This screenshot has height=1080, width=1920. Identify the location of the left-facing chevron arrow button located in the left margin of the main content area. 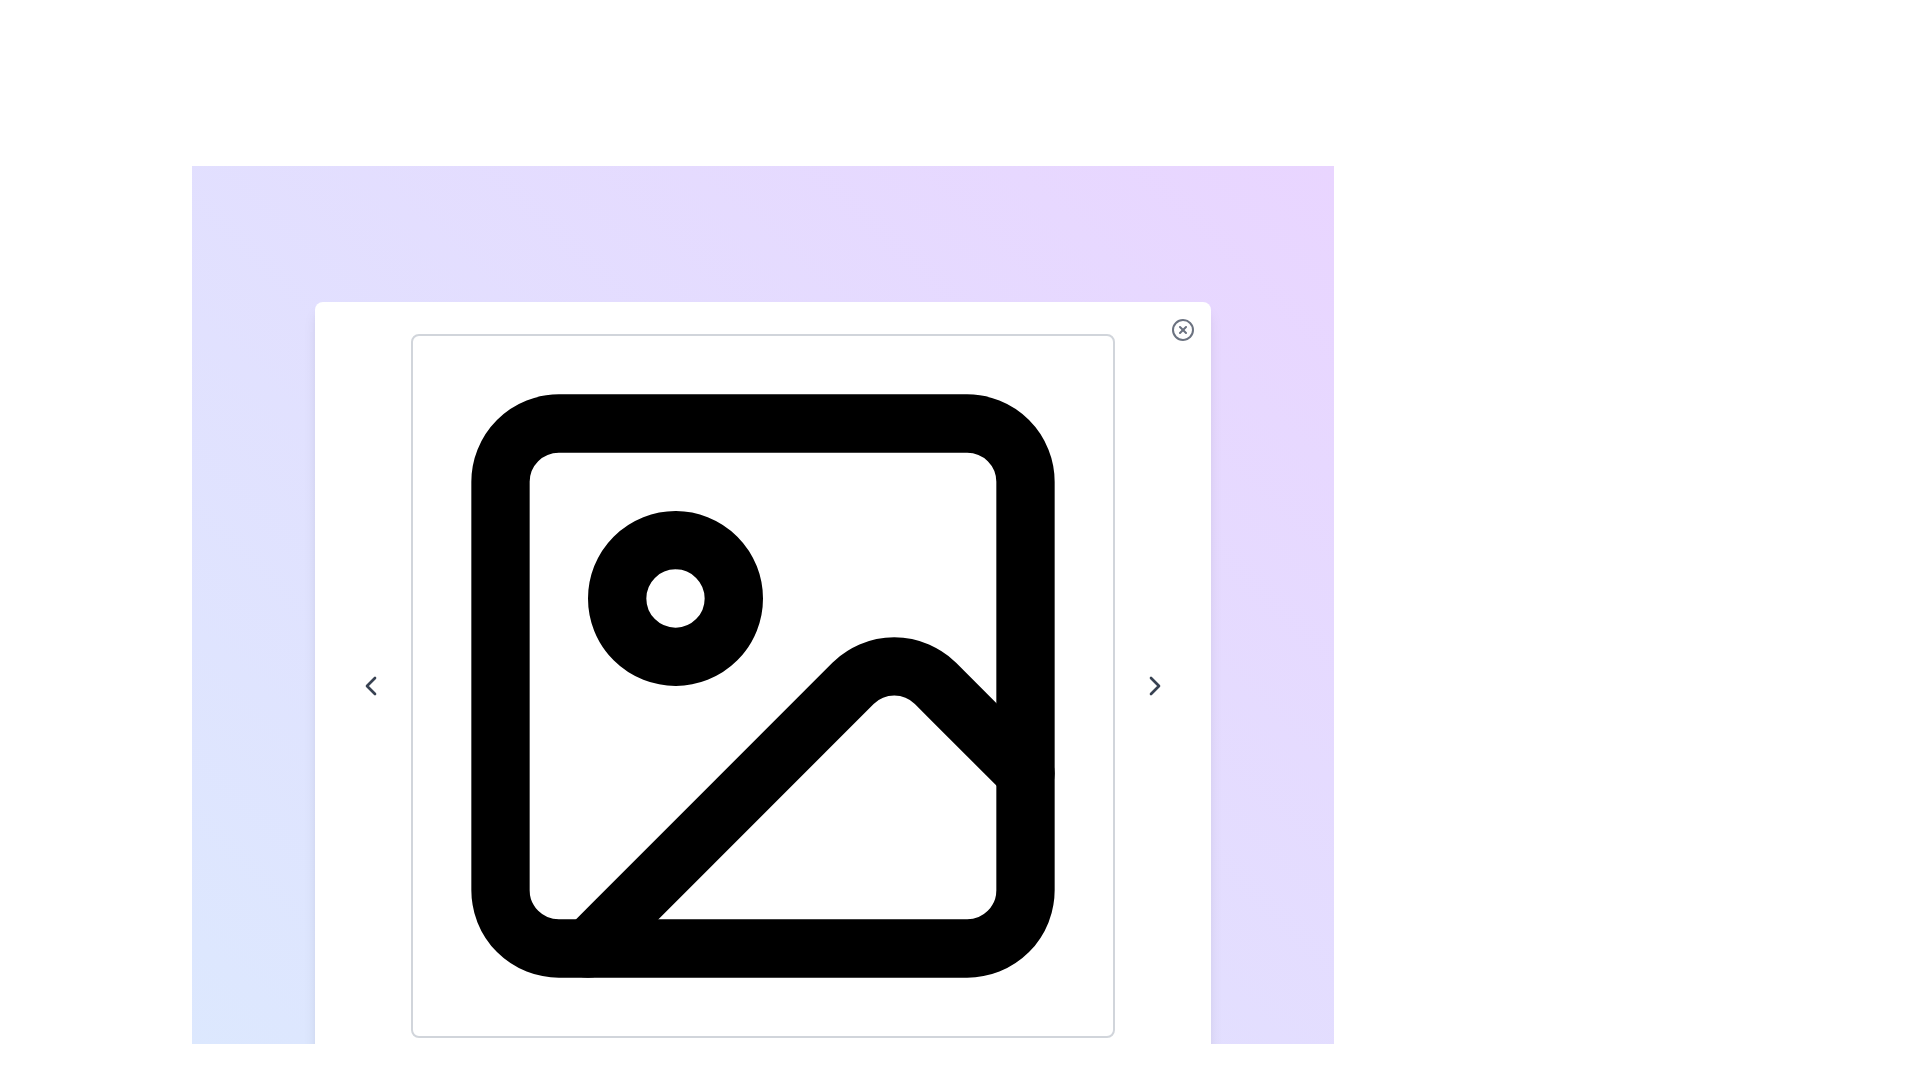
(370, 685).